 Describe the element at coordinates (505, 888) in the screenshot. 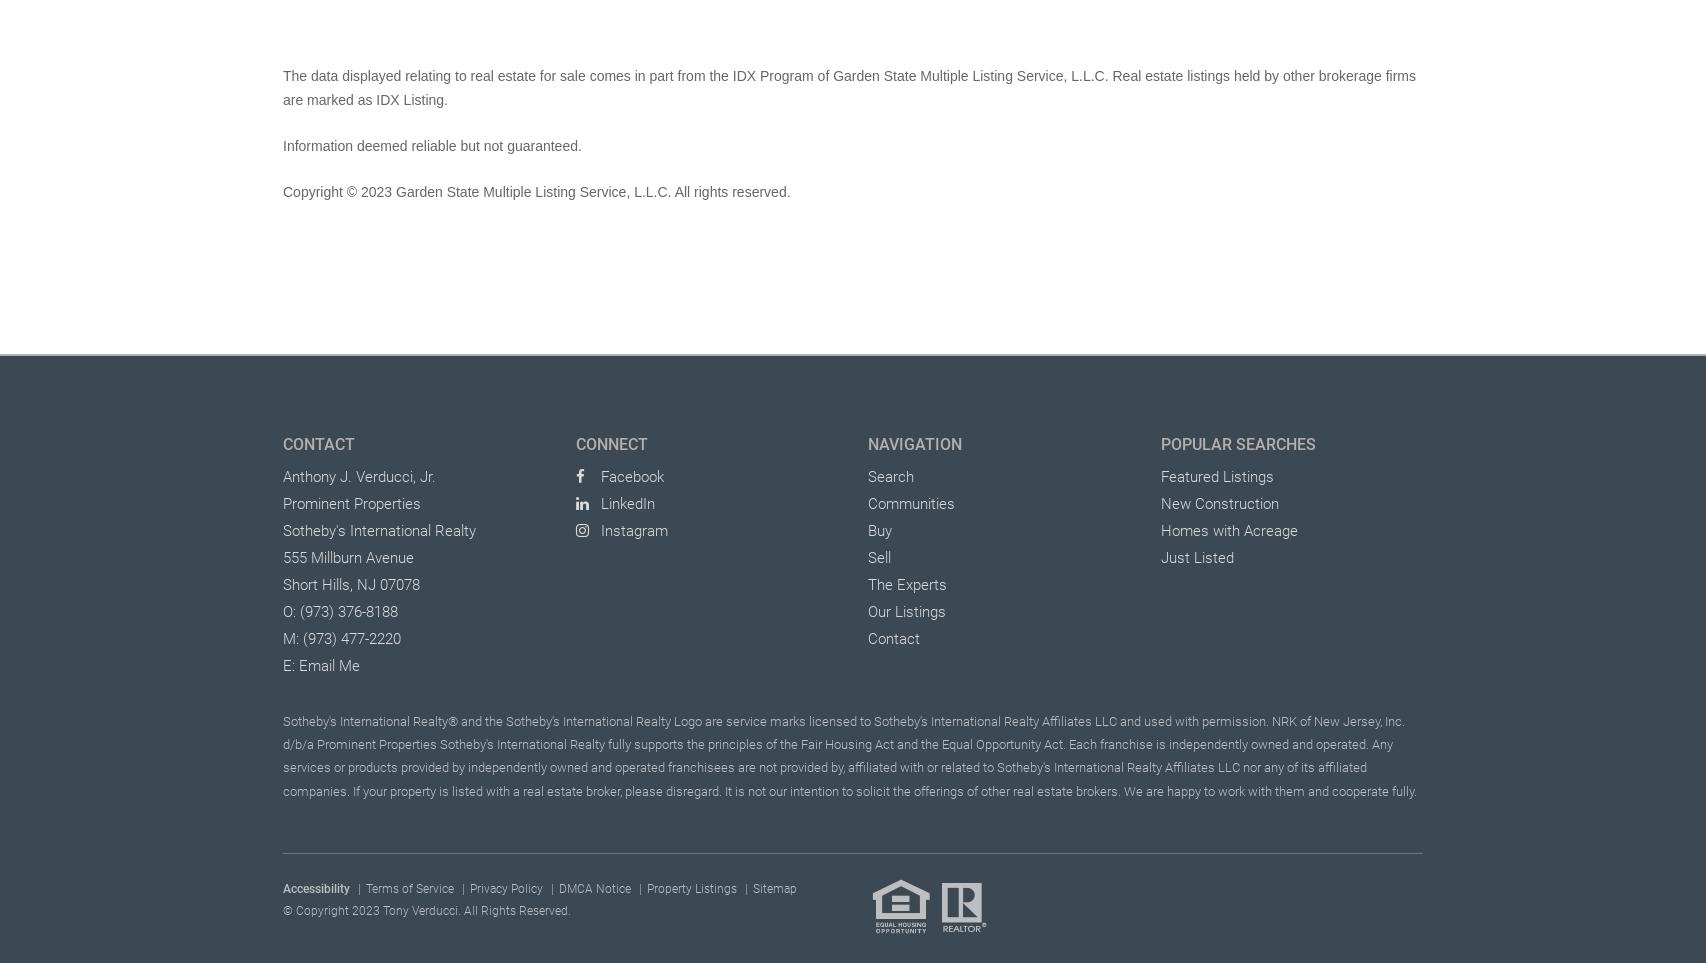

I see `'Privacy Policy'` at that location.